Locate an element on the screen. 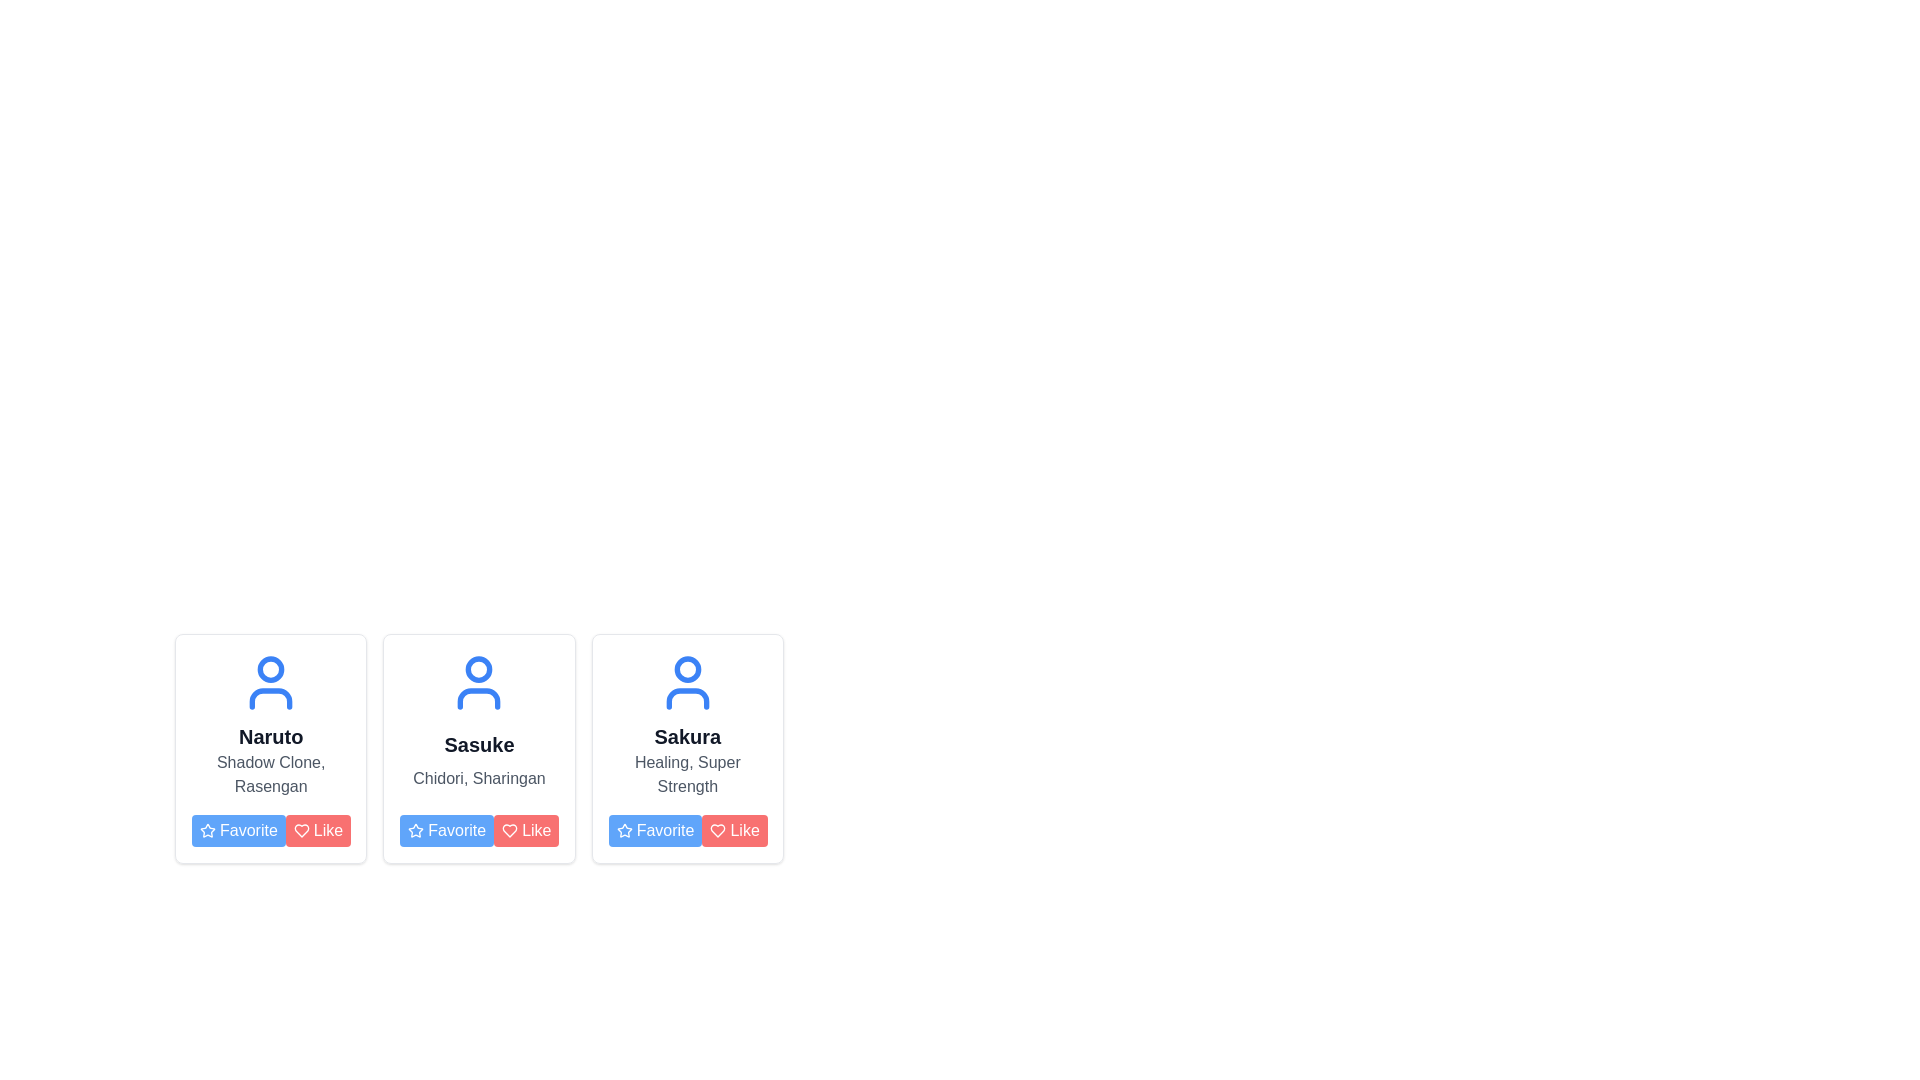 This screenshot has height=1080, width=1920. the user profile icon with a blue stroke outline, located at the top of the card displaying information about 'Sakura' is located at coordinates (687, 681).